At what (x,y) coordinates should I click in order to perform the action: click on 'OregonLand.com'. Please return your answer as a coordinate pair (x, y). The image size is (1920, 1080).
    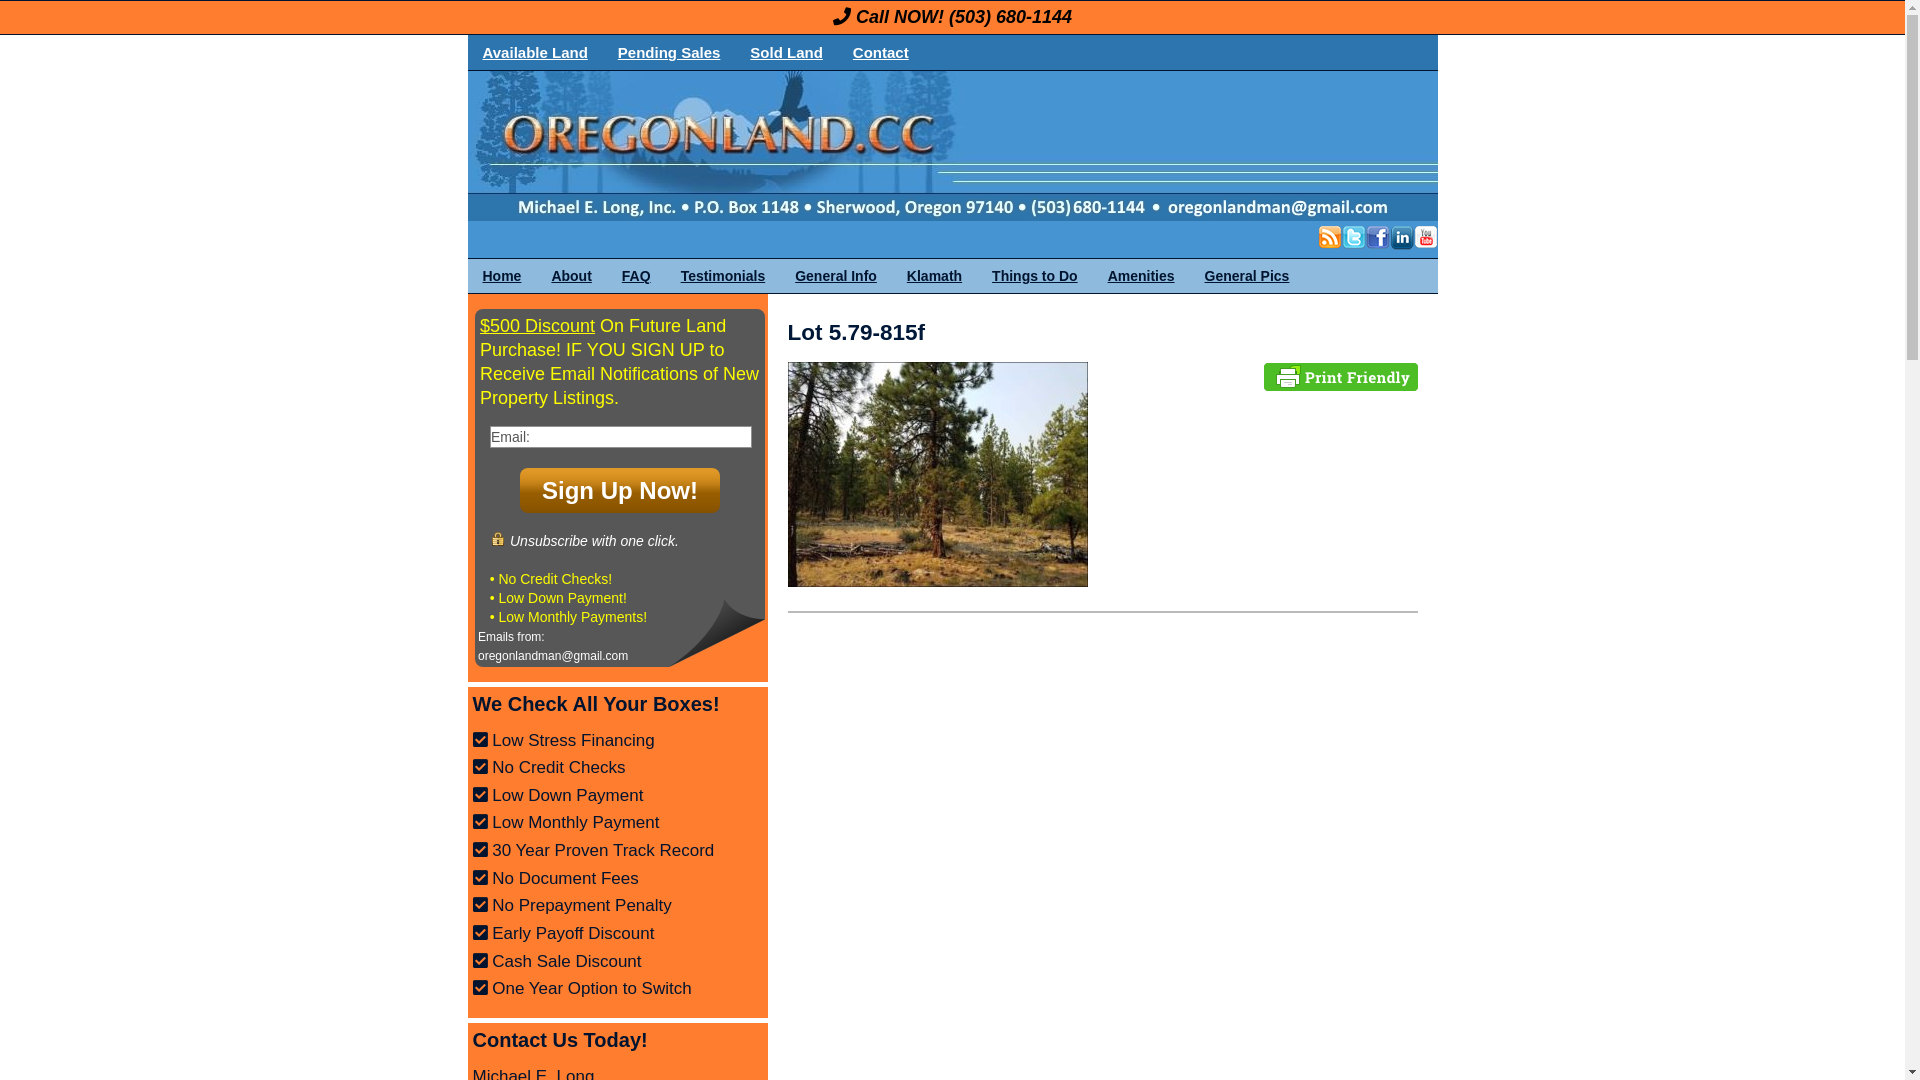
    Looking at the image, I should click on (466, 145).